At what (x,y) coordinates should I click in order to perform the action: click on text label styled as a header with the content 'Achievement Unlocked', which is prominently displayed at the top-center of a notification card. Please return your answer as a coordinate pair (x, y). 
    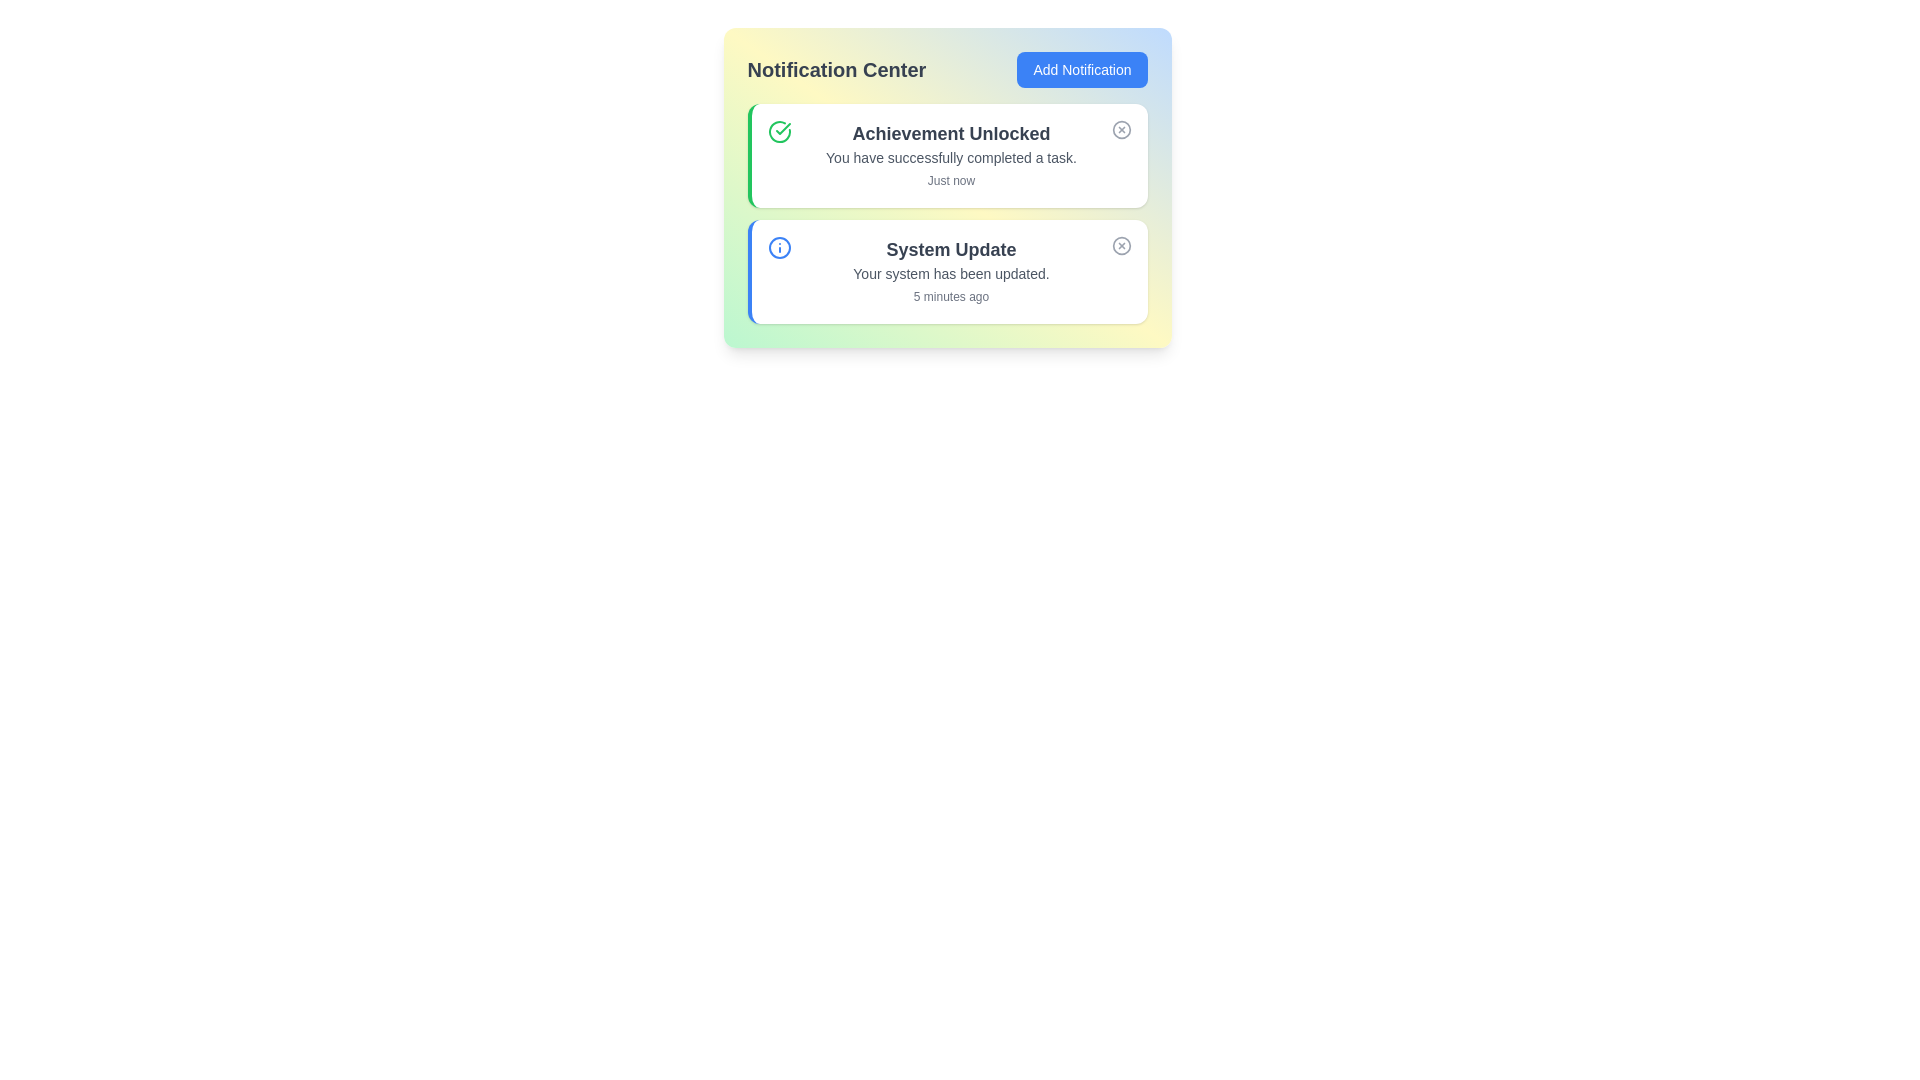
    Looking at the image, I should click on (950, 134).